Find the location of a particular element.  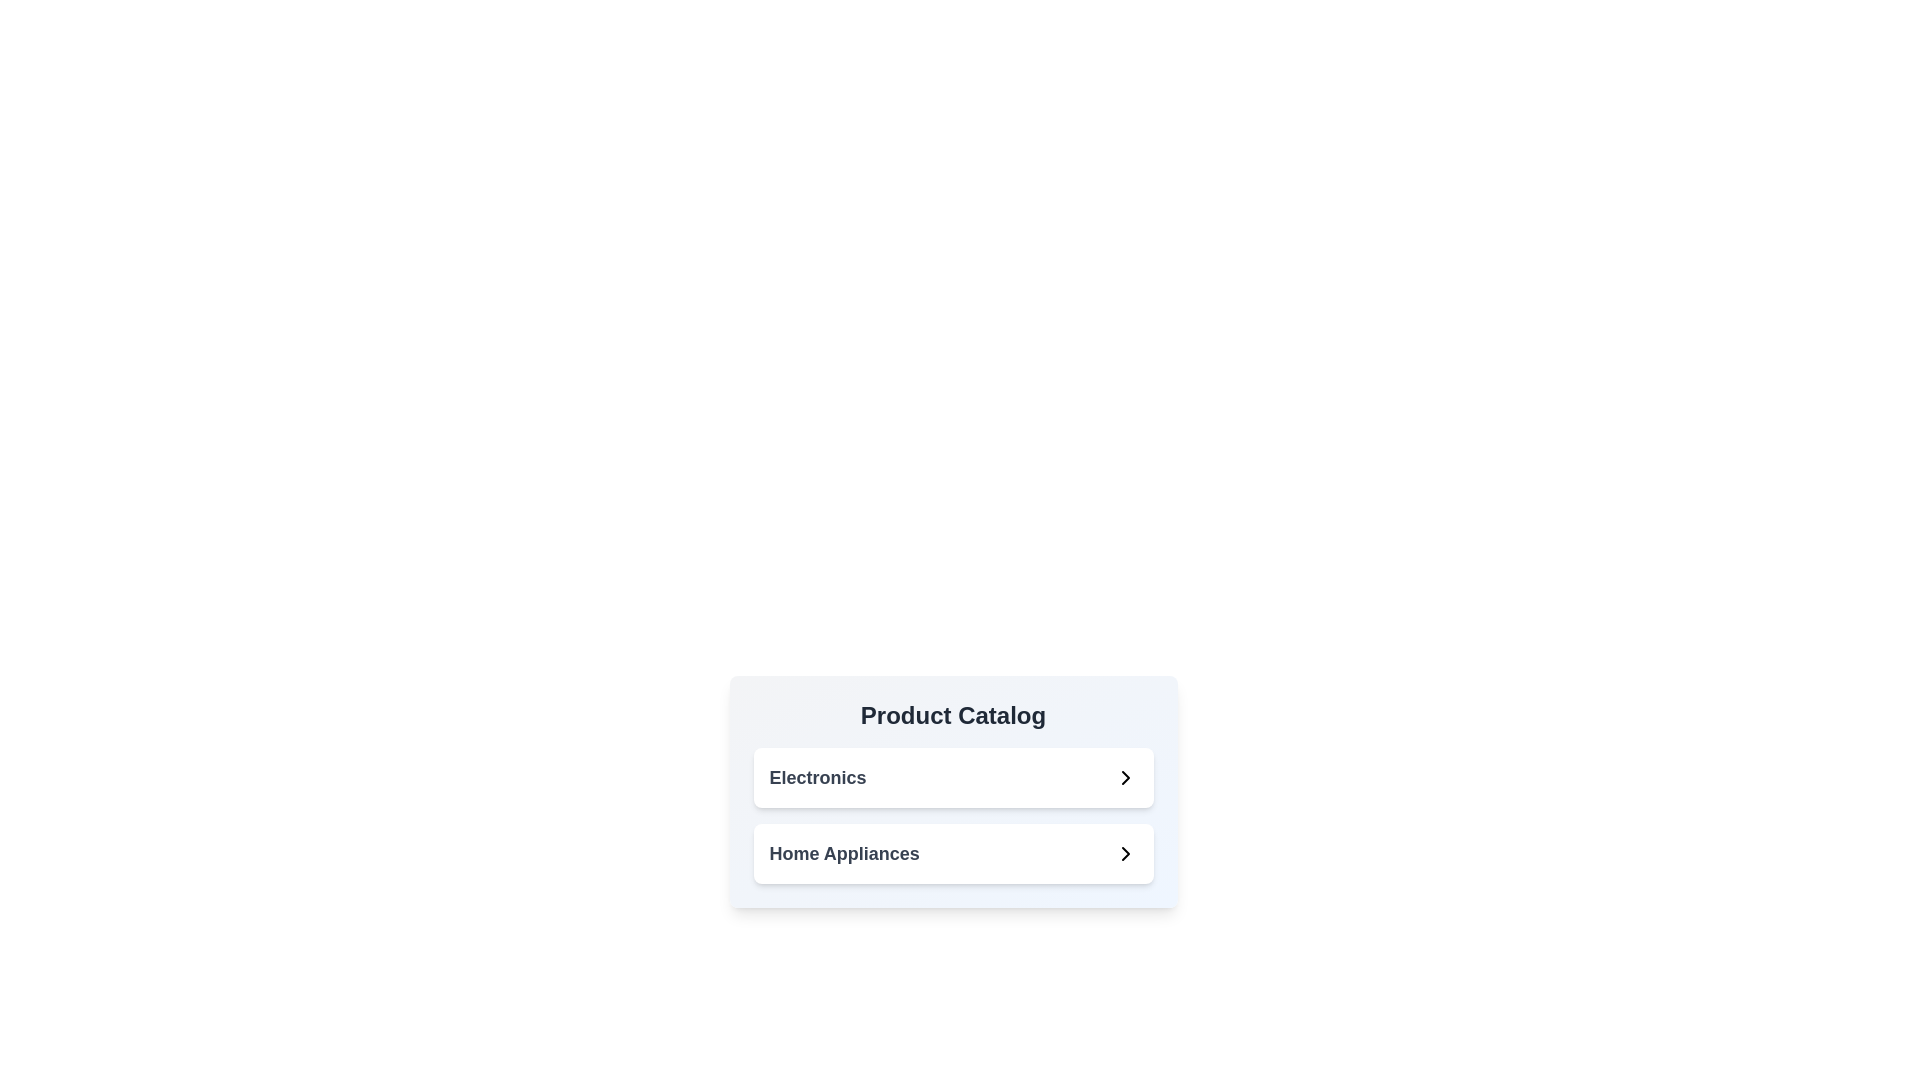

the chevron icon indicating navigation for 'Home Appliances' is located at coordinates (1125, 853).